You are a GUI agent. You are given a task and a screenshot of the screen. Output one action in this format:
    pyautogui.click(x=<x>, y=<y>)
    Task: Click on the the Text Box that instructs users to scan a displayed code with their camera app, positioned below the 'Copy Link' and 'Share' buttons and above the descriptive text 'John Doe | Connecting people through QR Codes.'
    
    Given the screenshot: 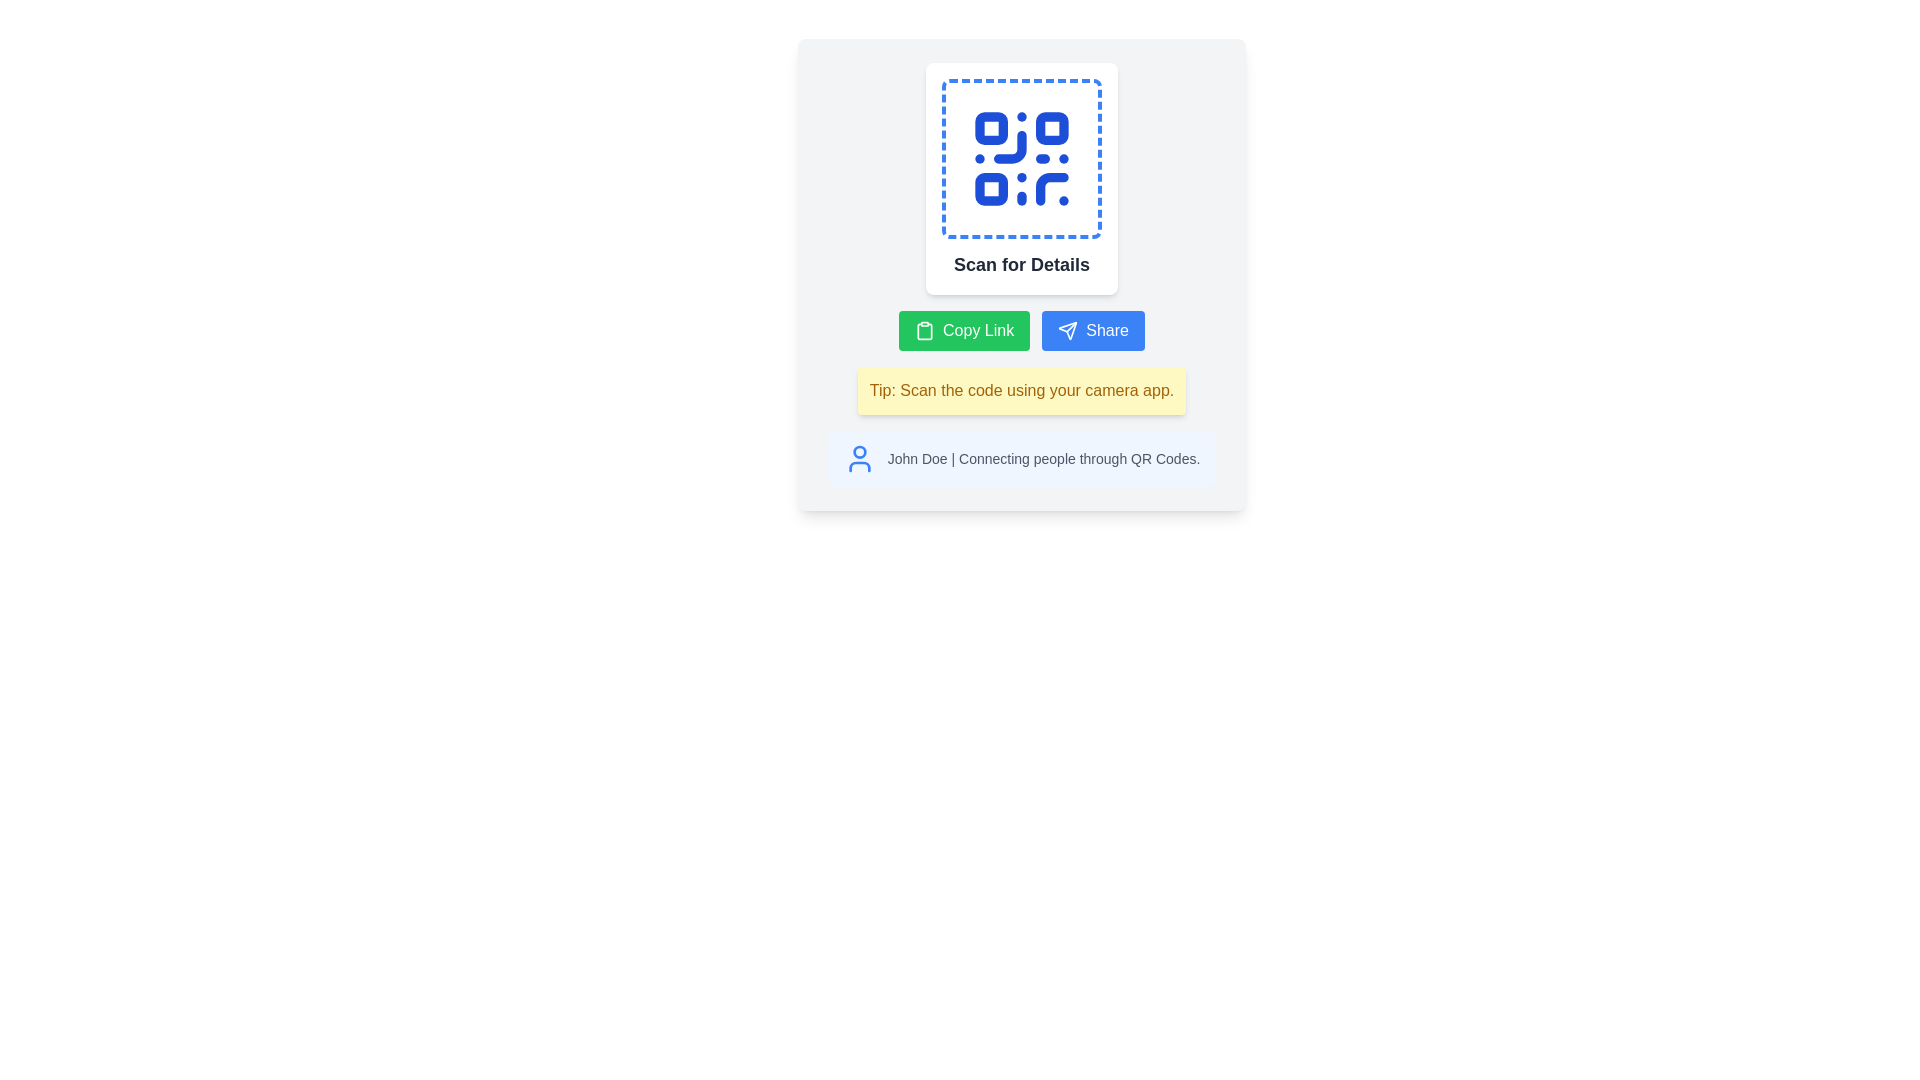 What is the action you would take?
    pyautogui.click(x=1022, y=390)
    